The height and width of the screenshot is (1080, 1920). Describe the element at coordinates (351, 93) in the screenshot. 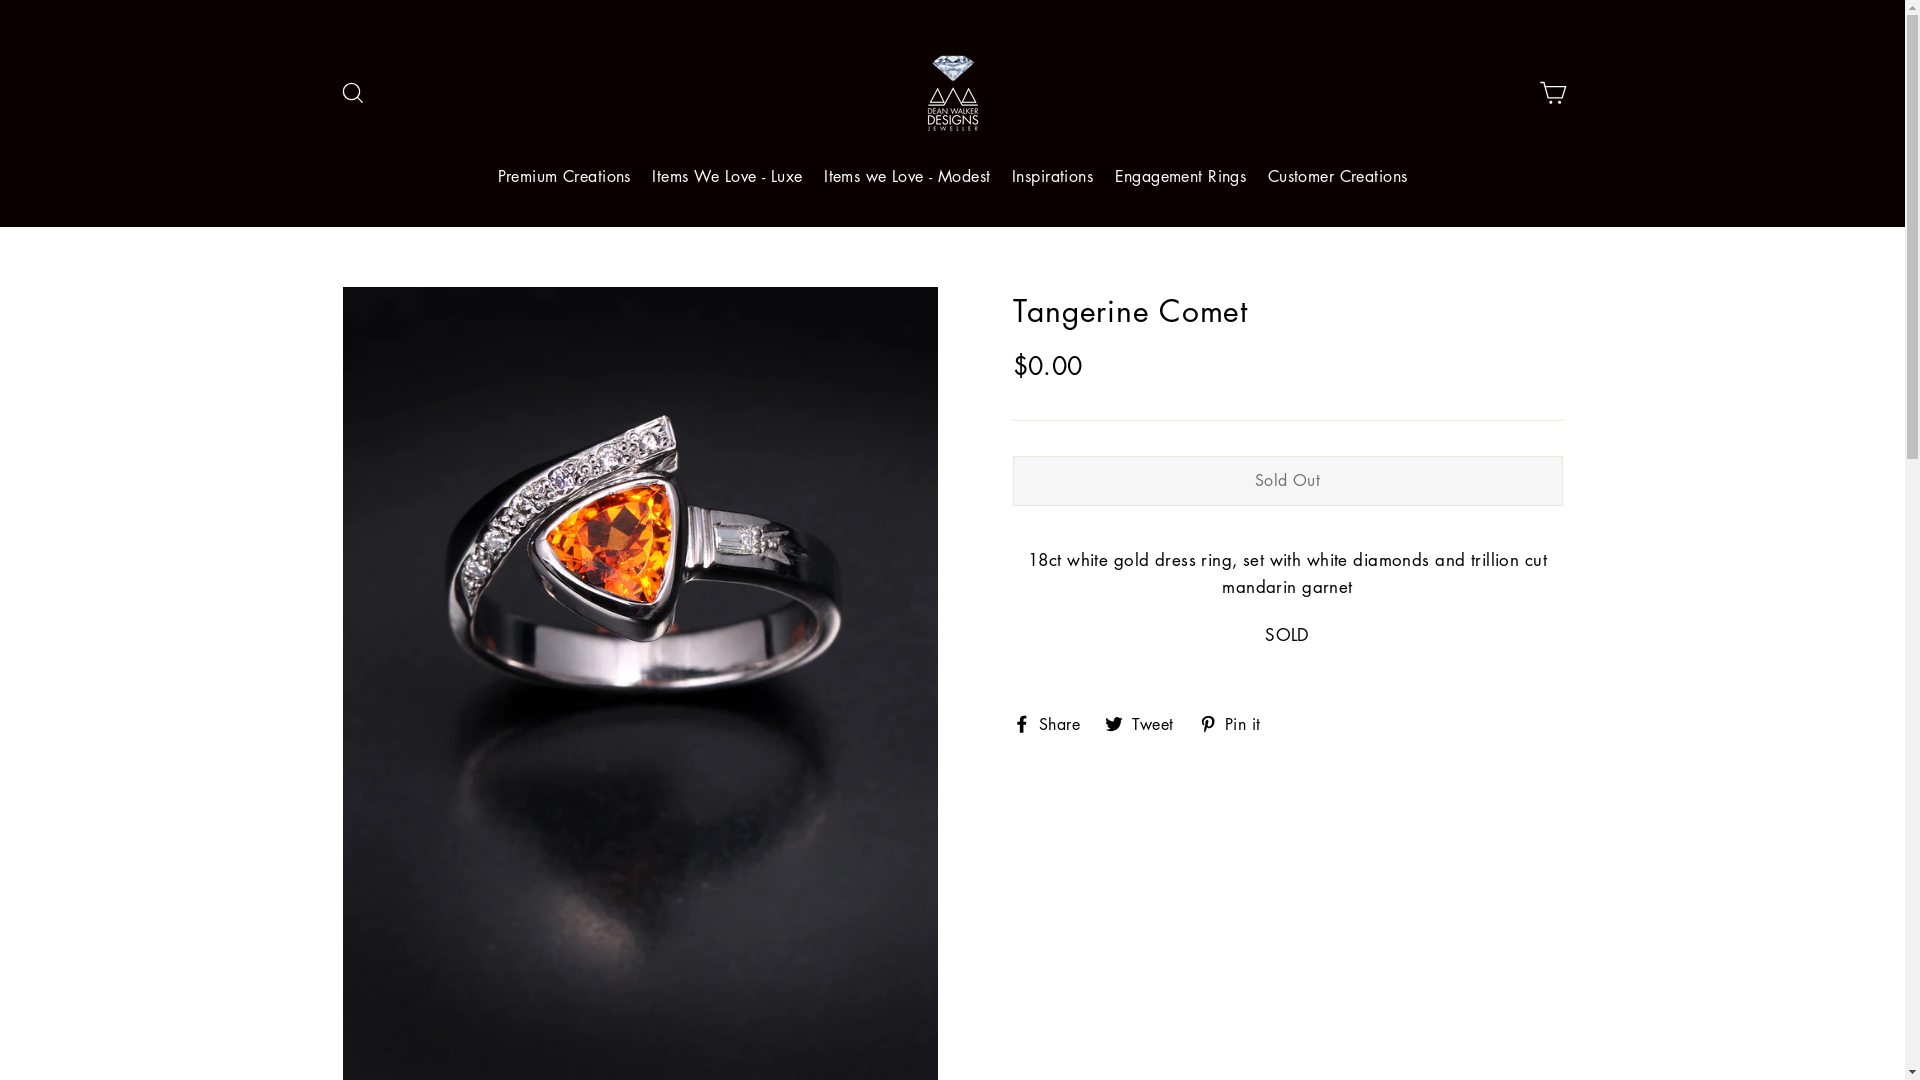

I see `'Search'` at that location.